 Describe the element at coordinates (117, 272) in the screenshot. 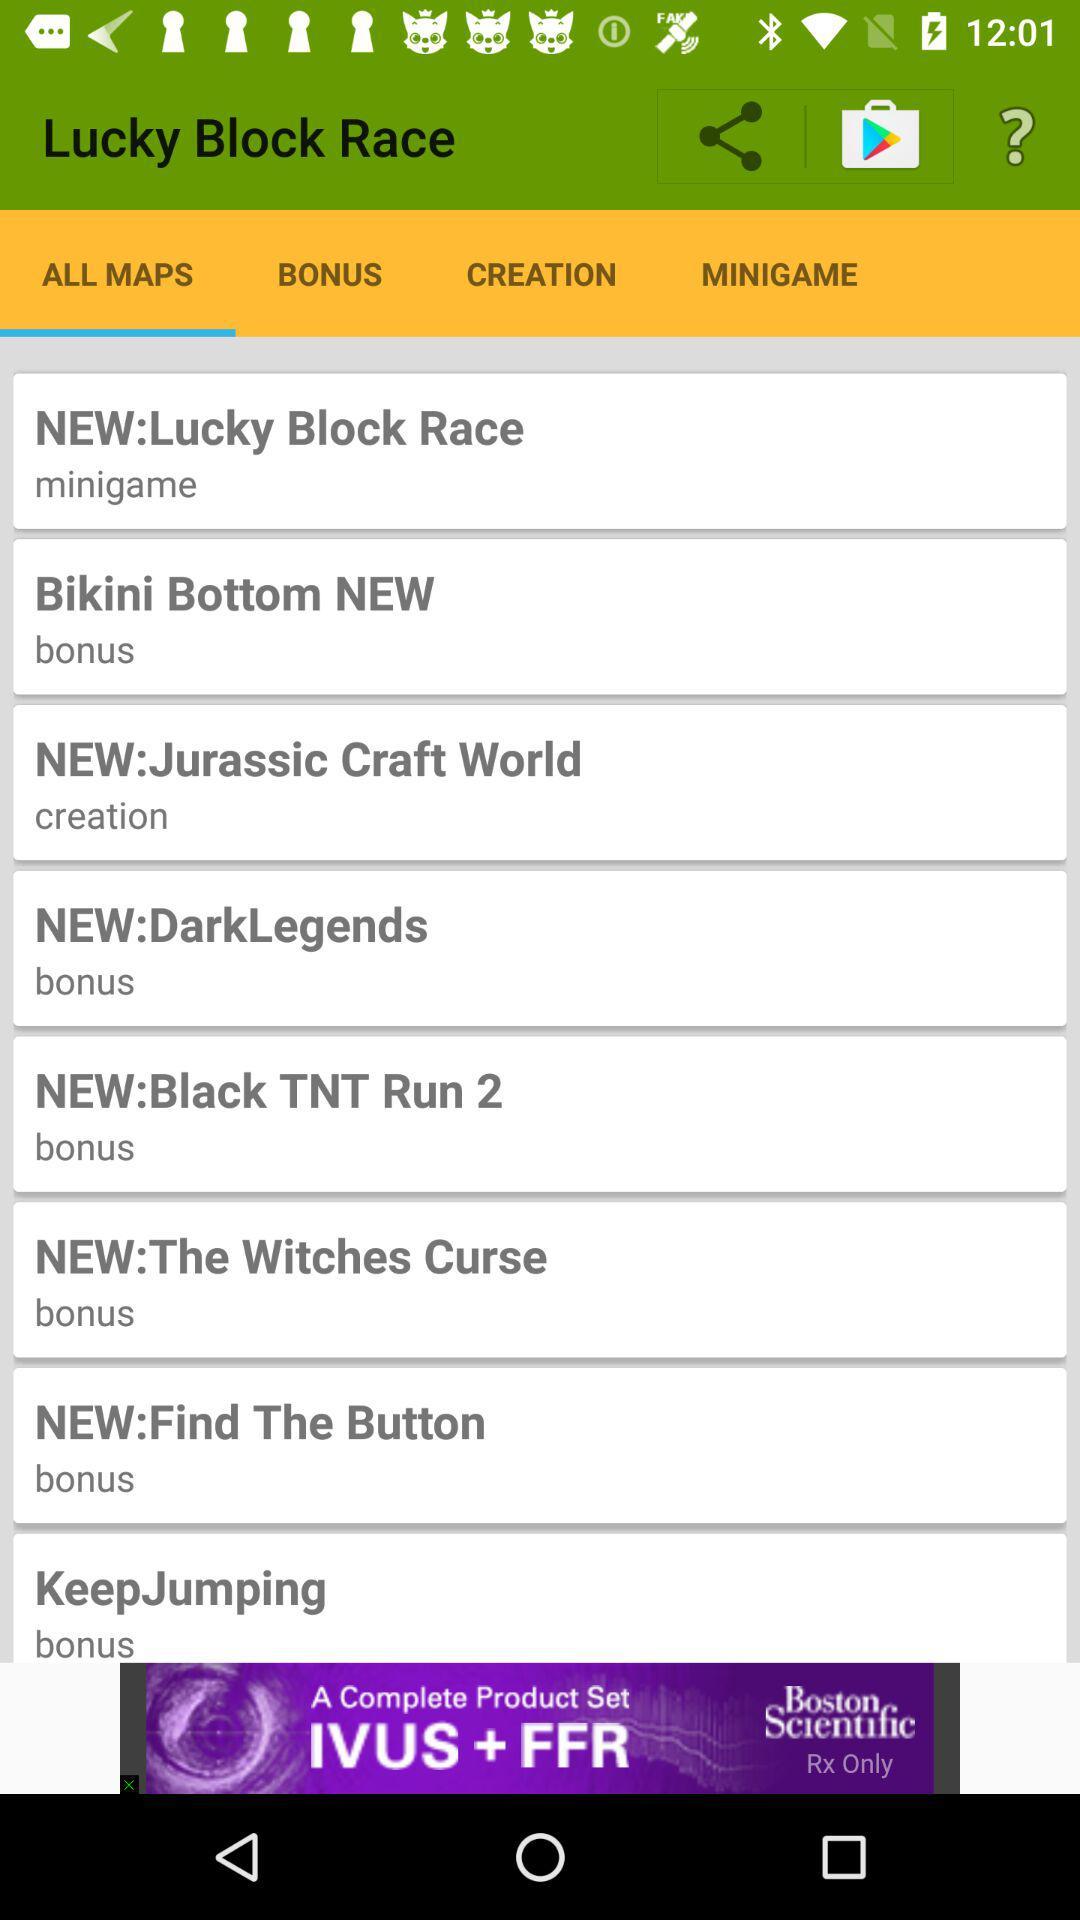

I see `the all maps icon` at that location.